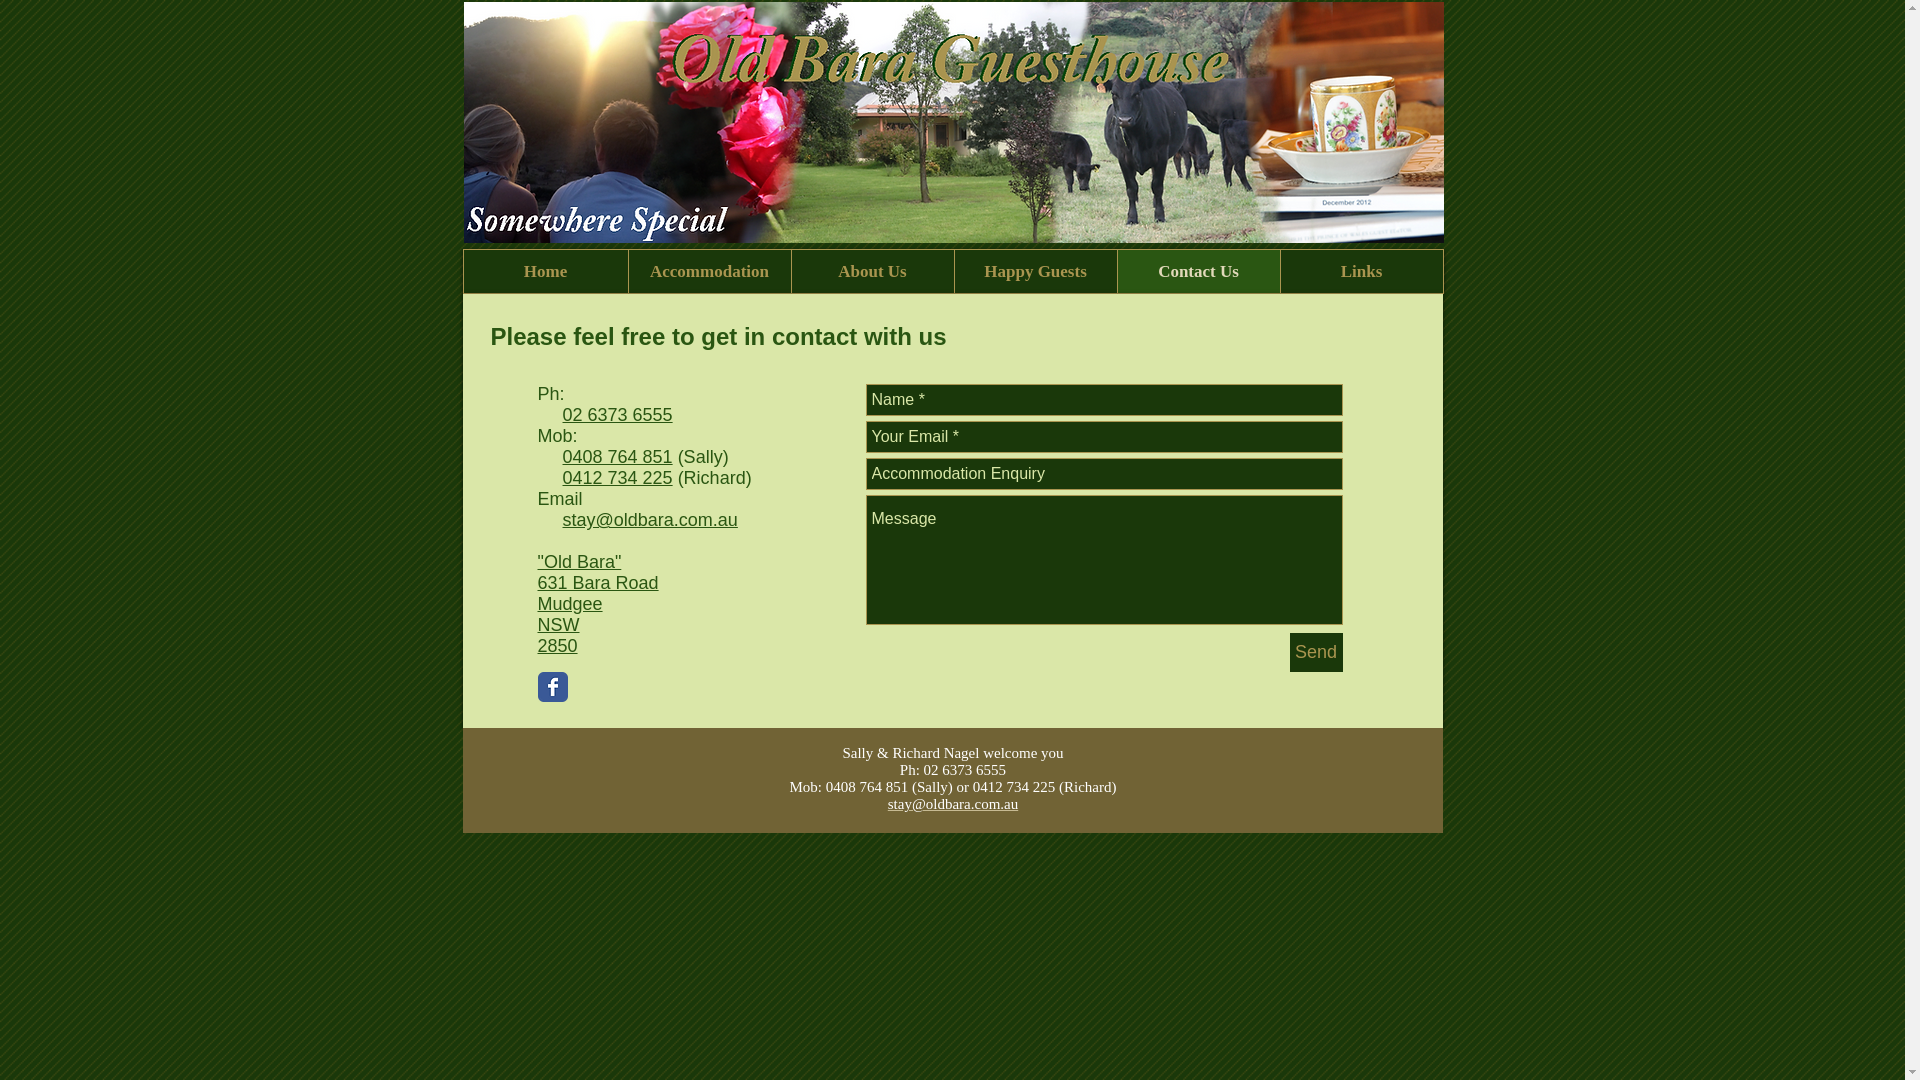 The height and width of the screenshot is (1080, 1920). What do you see at coordinates (546, 271) in the screenshot?
I see `'Home'` at bounding box center [546, 271].